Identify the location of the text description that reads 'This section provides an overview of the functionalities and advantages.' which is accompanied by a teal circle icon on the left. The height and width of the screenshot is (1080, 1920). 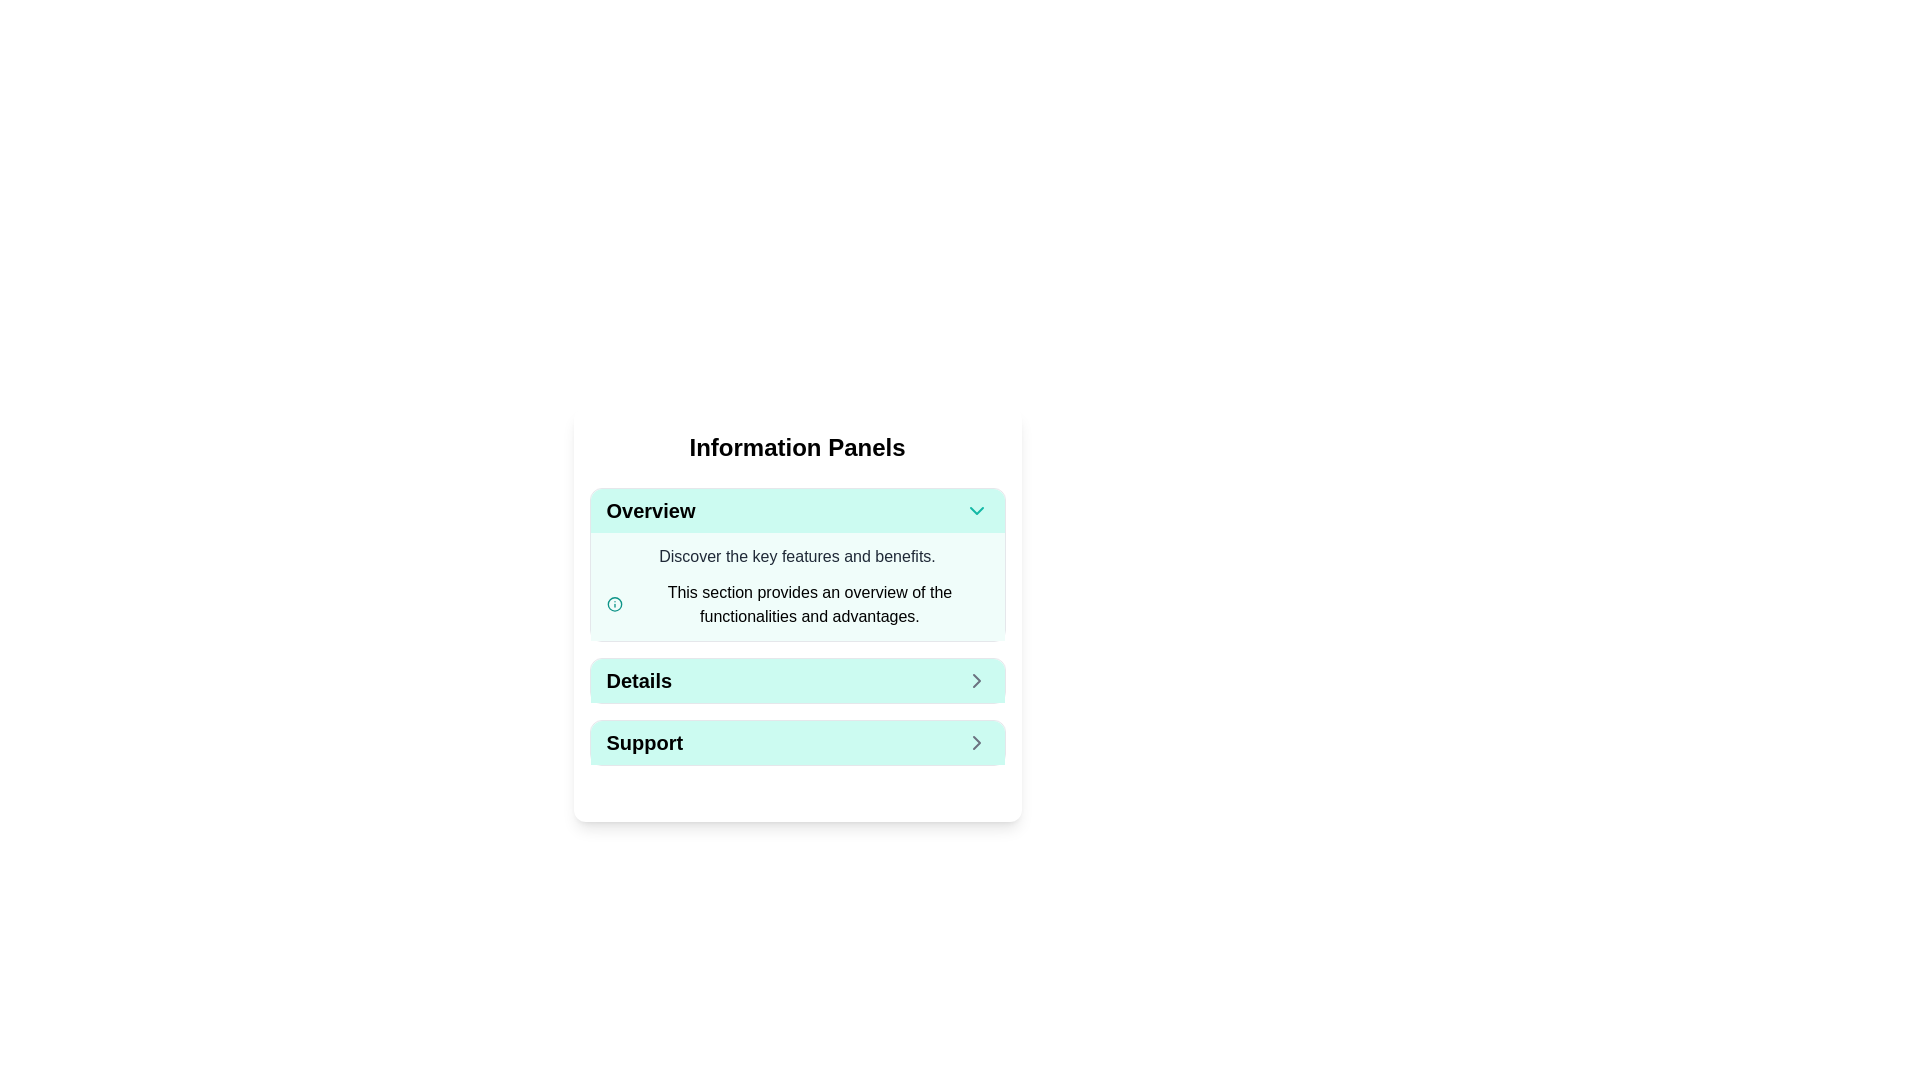
(796, 604).